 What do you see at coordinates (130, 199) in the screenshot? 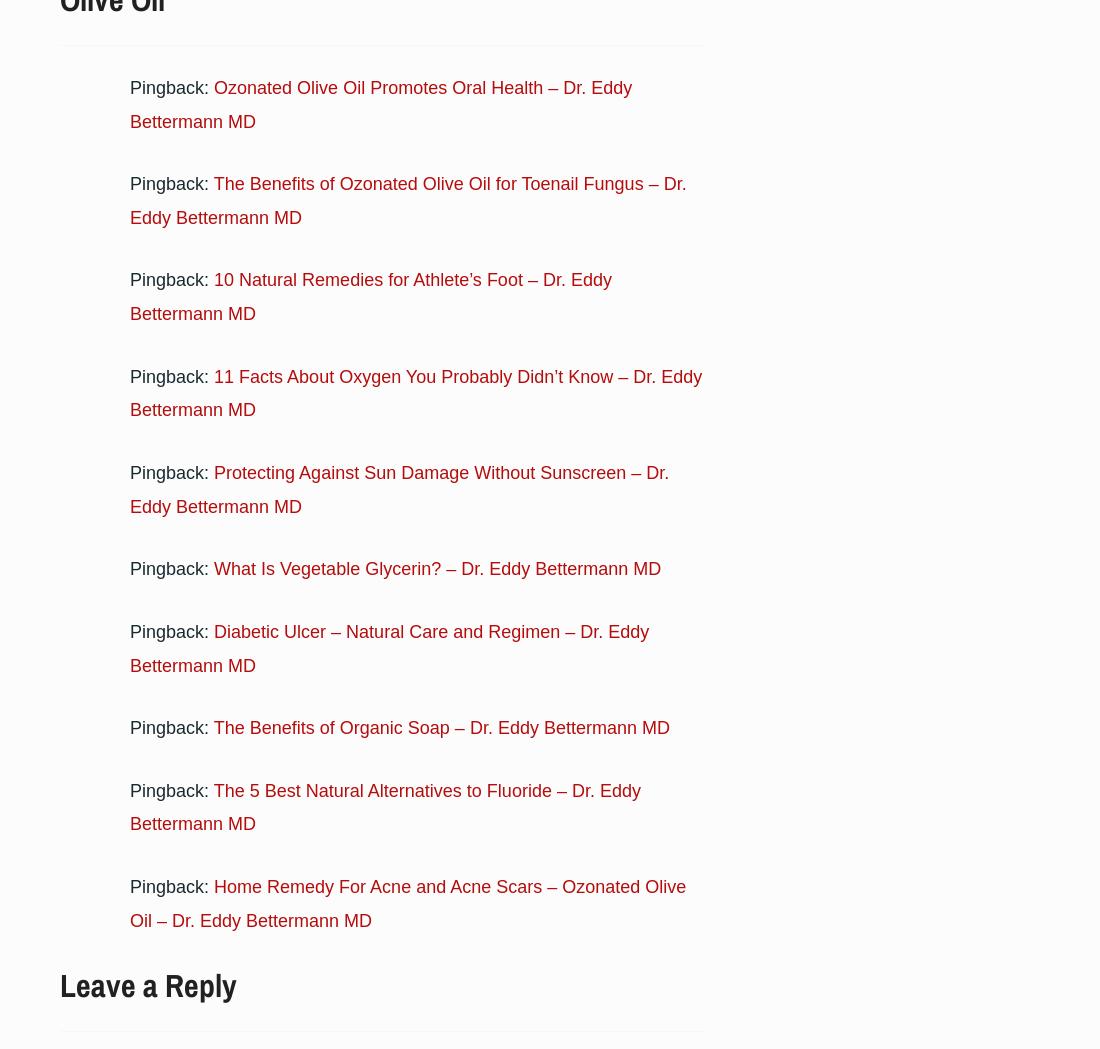
I see `'The Benefits of Ozonated Olive Oil for Toenail Fungus – Dr. Eddy Bettermann MD'` at bounding box center [130, 199].